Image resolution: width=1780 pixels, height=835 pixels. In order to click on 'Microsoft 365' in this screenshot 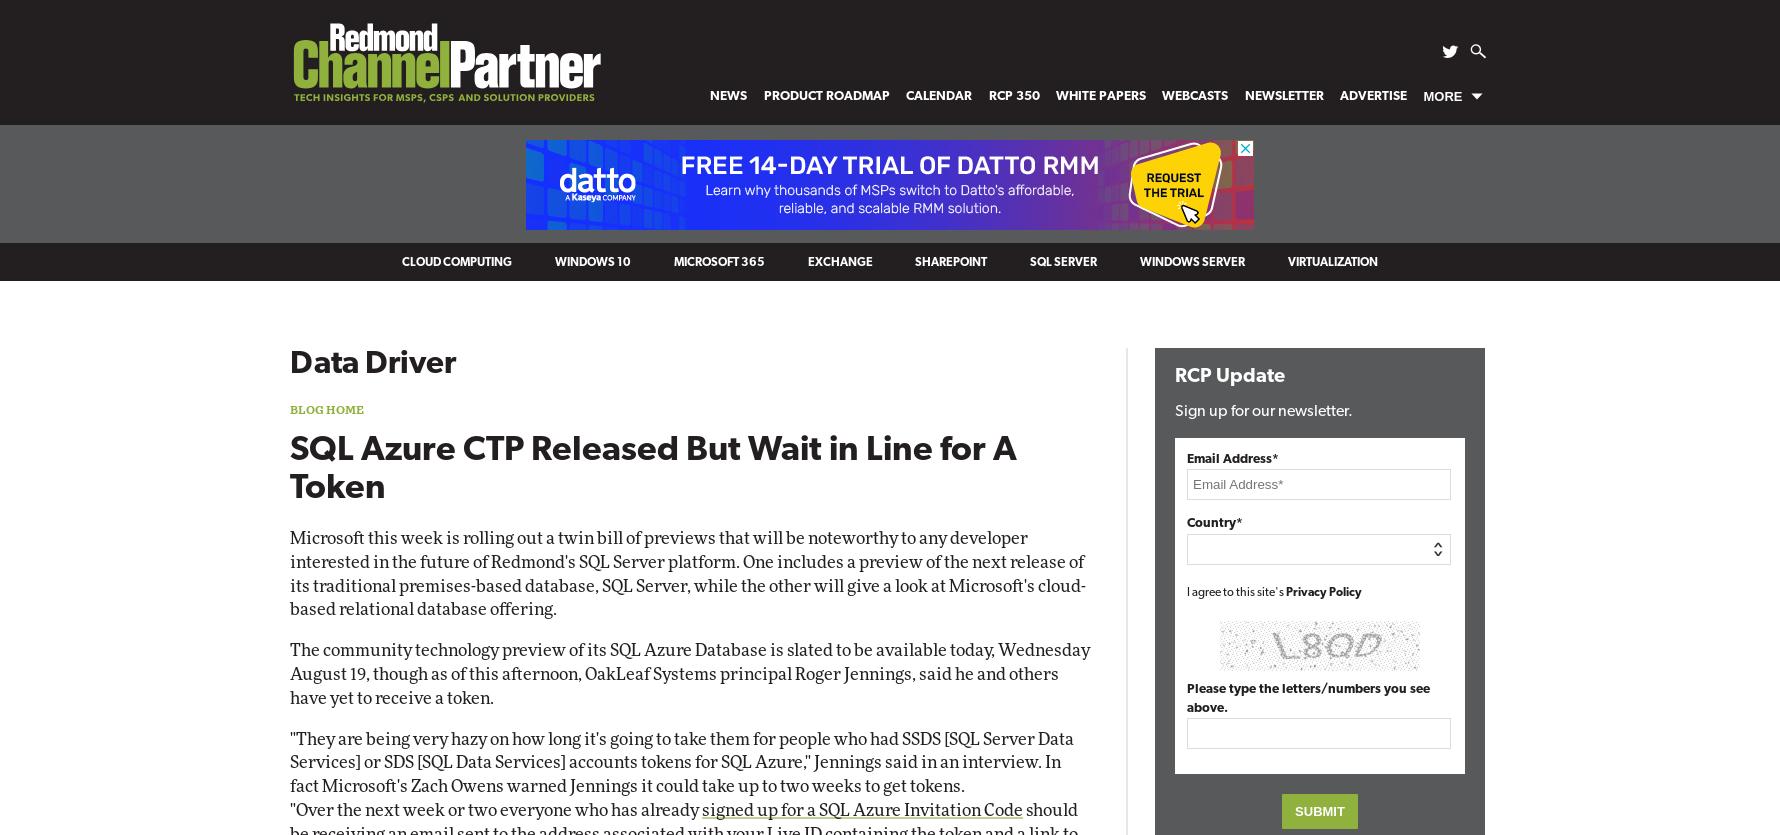, I will do `click(717, 262)`.